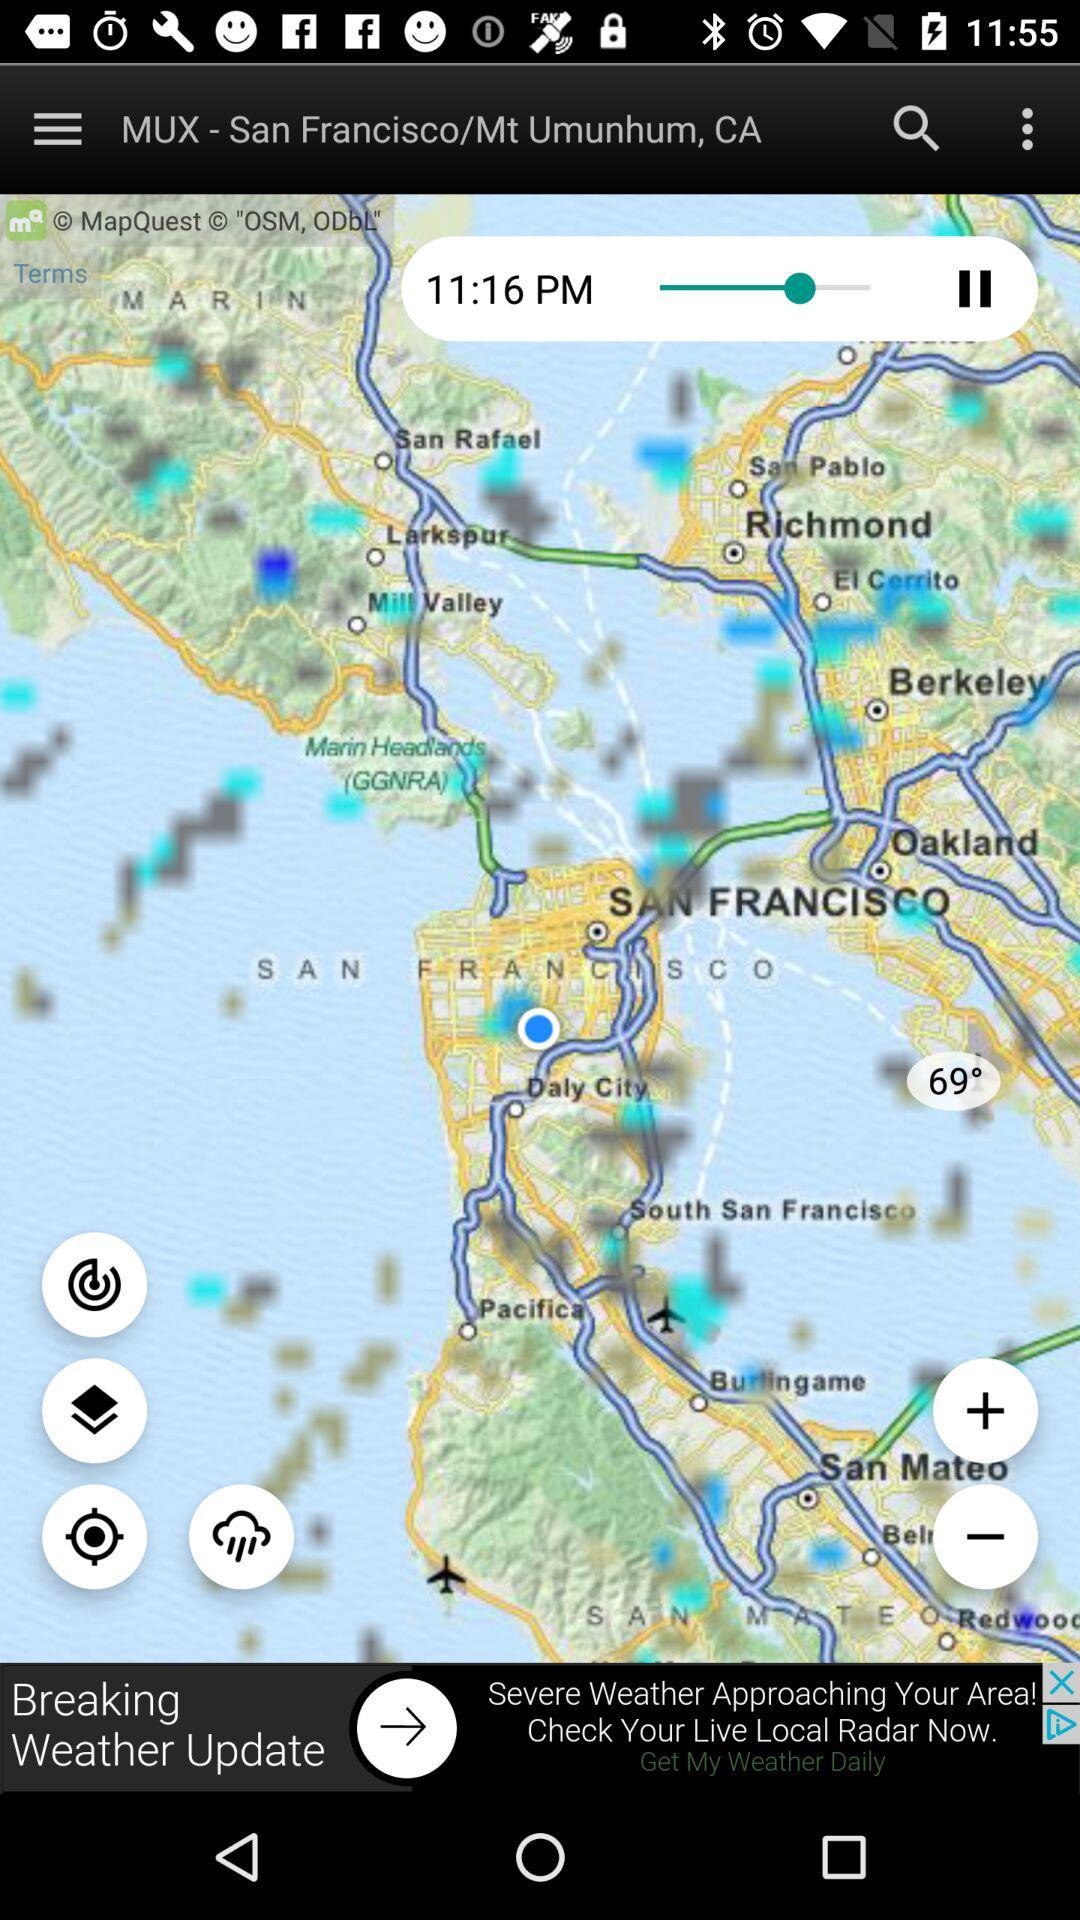 Image resolution: width=1080 pixels, height=1920 pixels. Describe the element at coordinates (984, 1535) in the screenshot. I see `less than symbol` at that location.